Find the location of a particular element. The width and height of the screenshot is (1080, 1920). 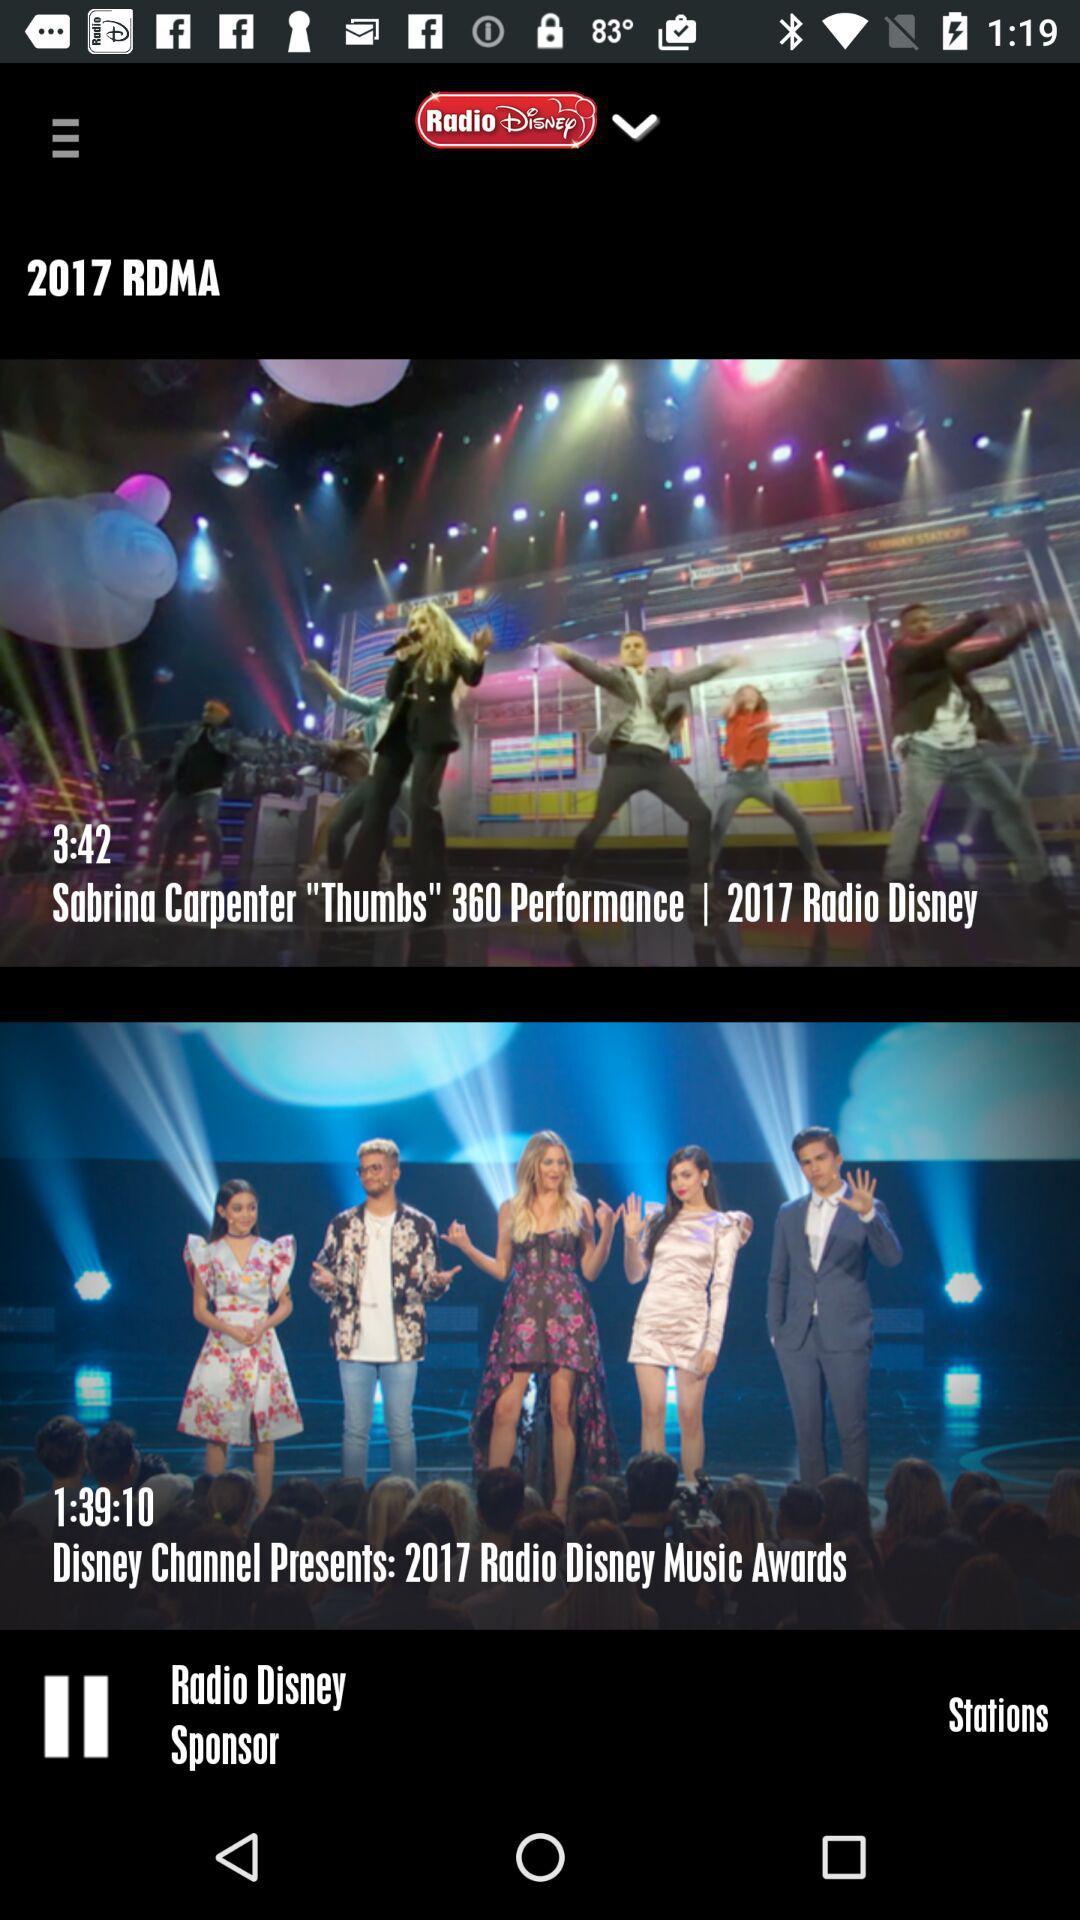

pause is located at coordinates (77, 1714).